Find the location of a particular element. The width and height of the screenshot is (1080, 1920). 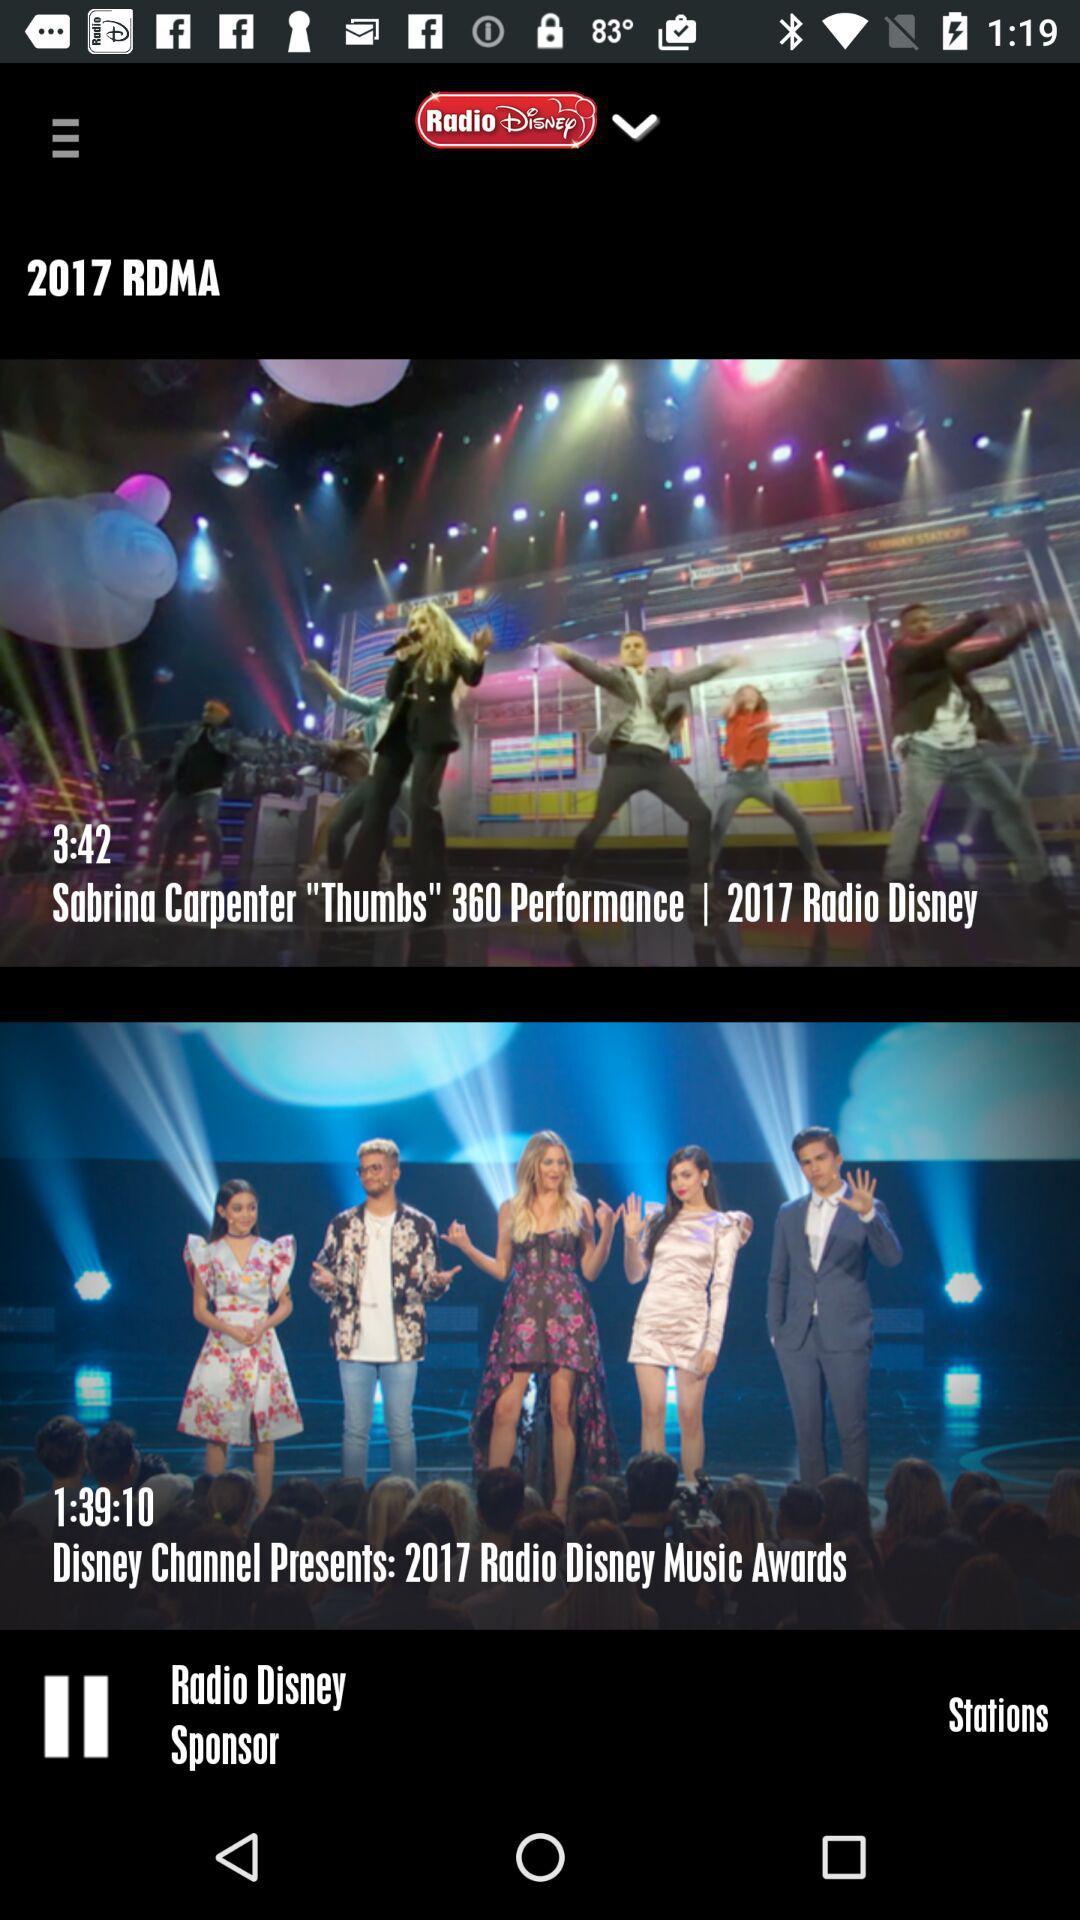

pause is located at coordinates (77, 1714).